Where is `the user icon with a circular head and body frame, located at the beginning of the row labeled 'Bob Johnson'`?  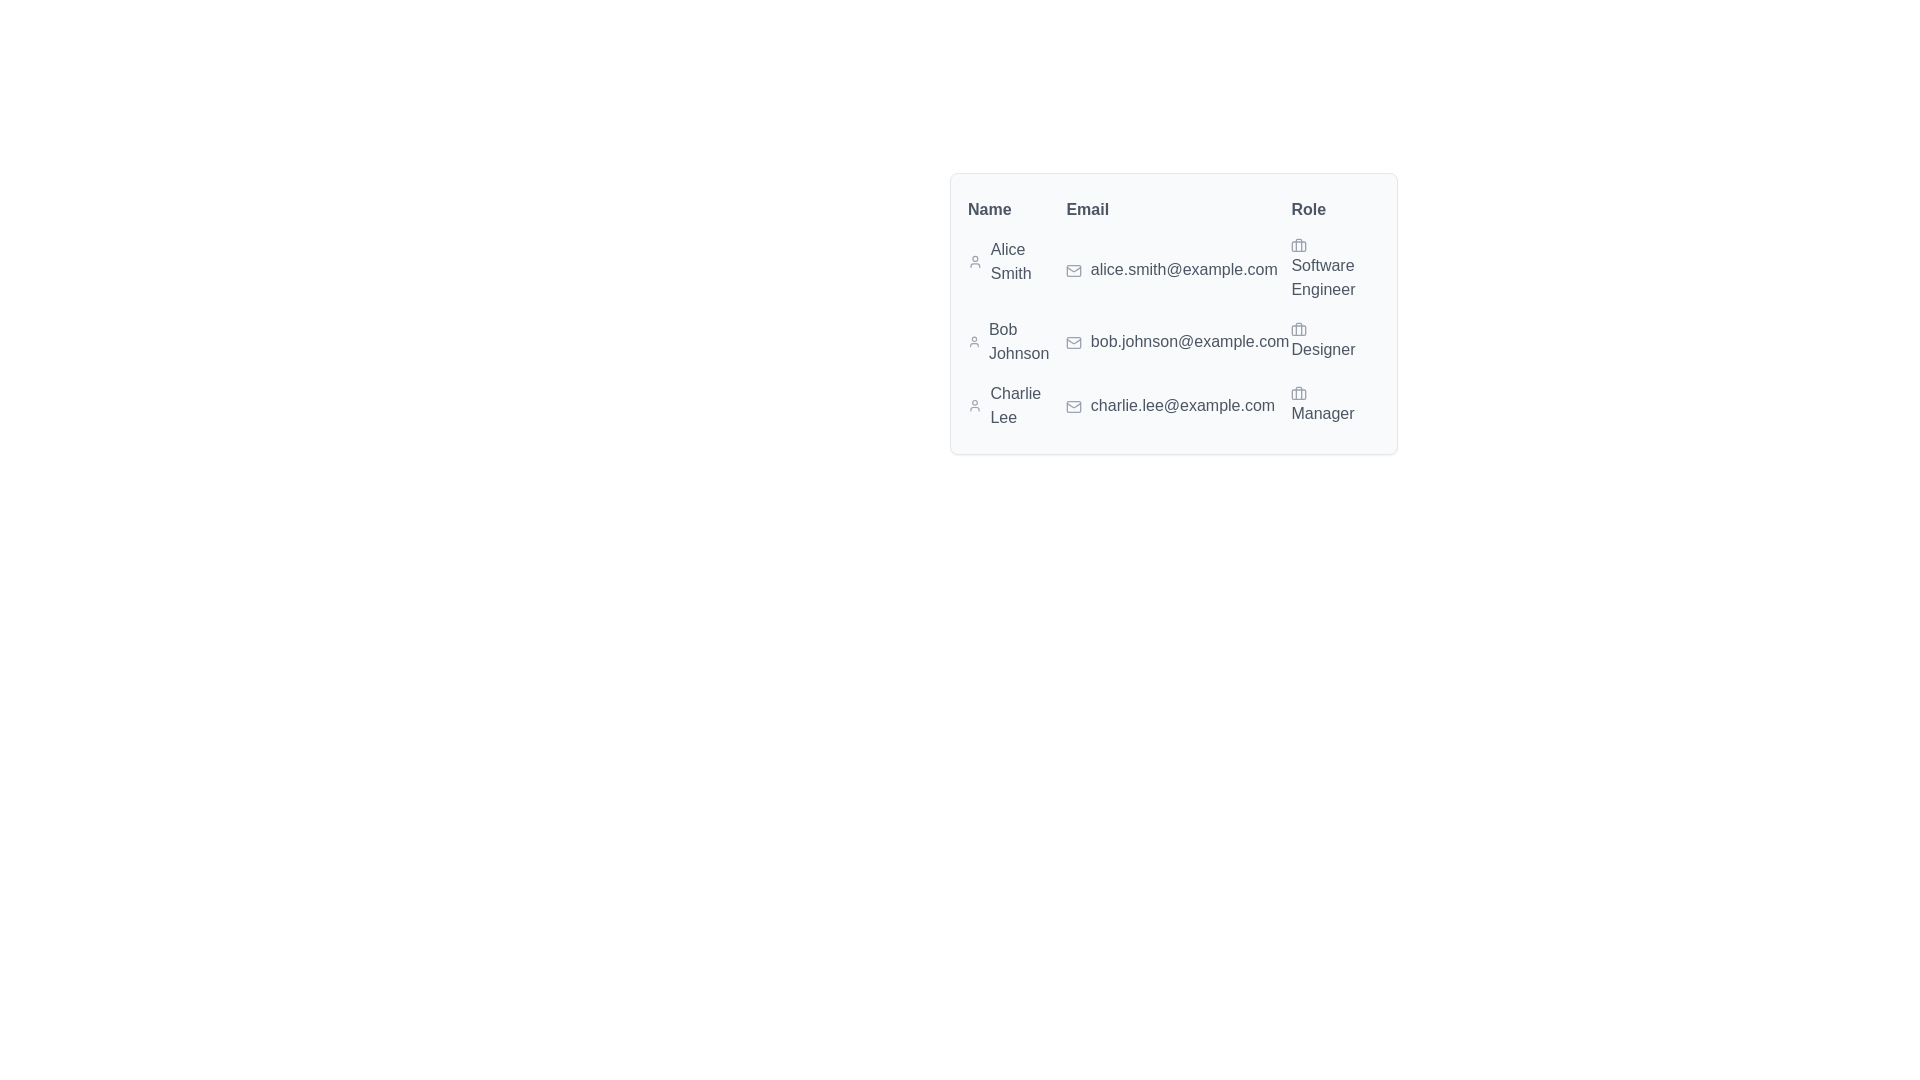 the user icon with a circular head and body frame, located at the beginning of the row labeled 'Bob Johnson' is located at coordinates (974, 341).